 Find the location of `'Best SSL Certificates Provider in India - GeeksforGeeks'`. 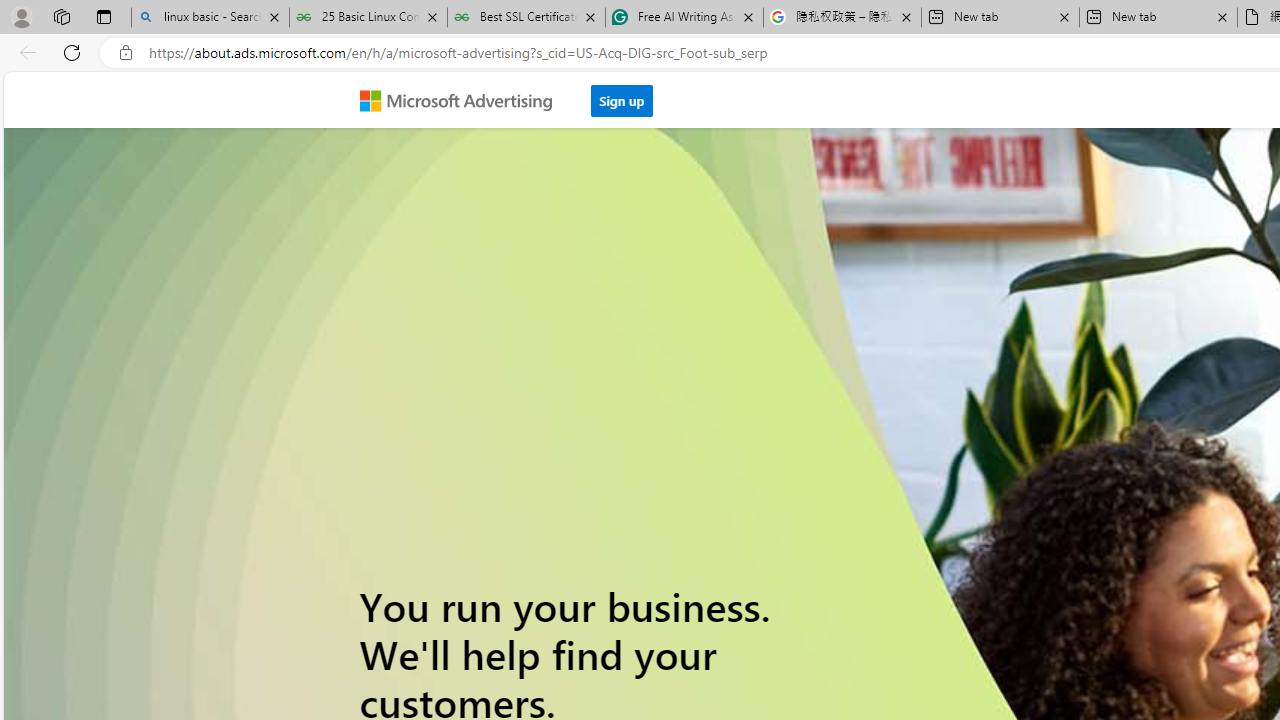

'Best SSL Certificates Provider in India - GeeksforGeeks' is located at coordinates (526, 17).